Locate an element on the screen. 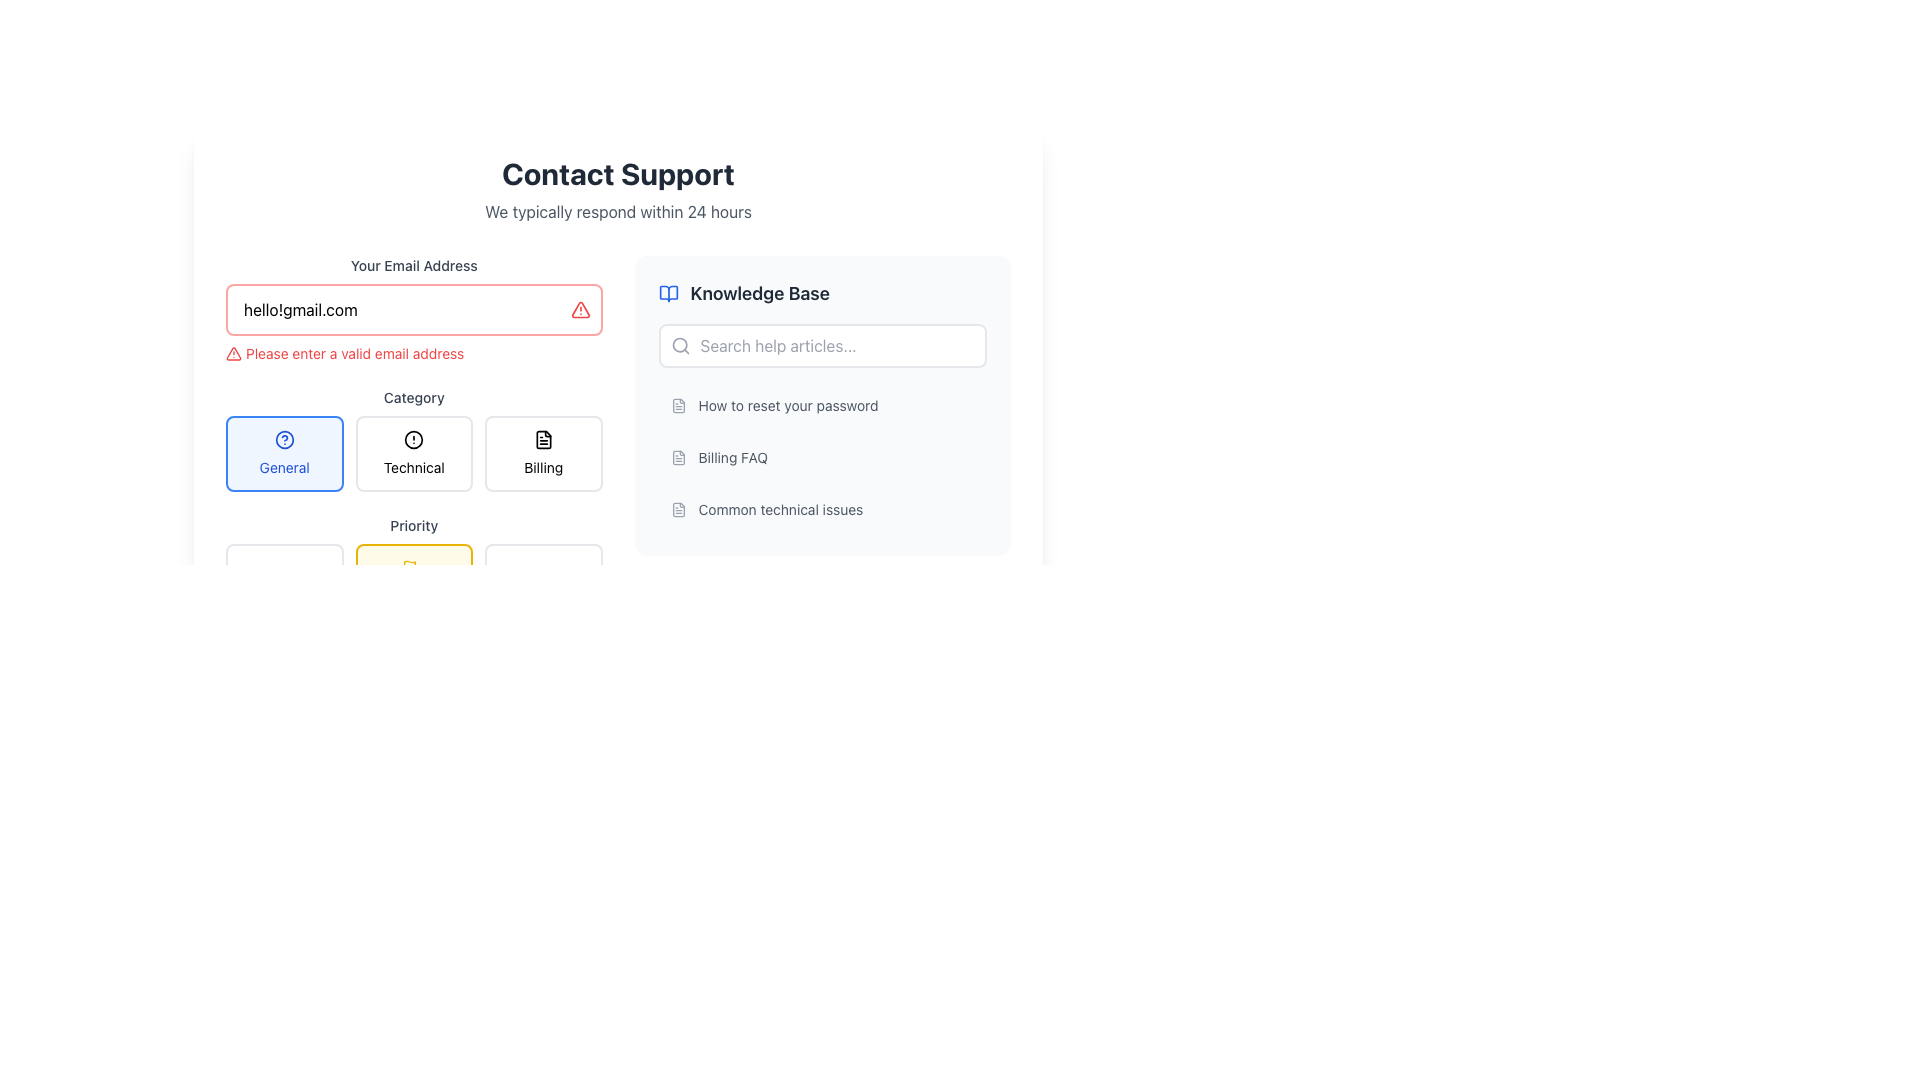 Image resolution: width=1920 pixels, height=1080 pixels. the 'Knowledge Base' text header, which is visually prominent with bold text and located adjacent to a blue book icon in the sidebar is located at coordinates (759, 293).